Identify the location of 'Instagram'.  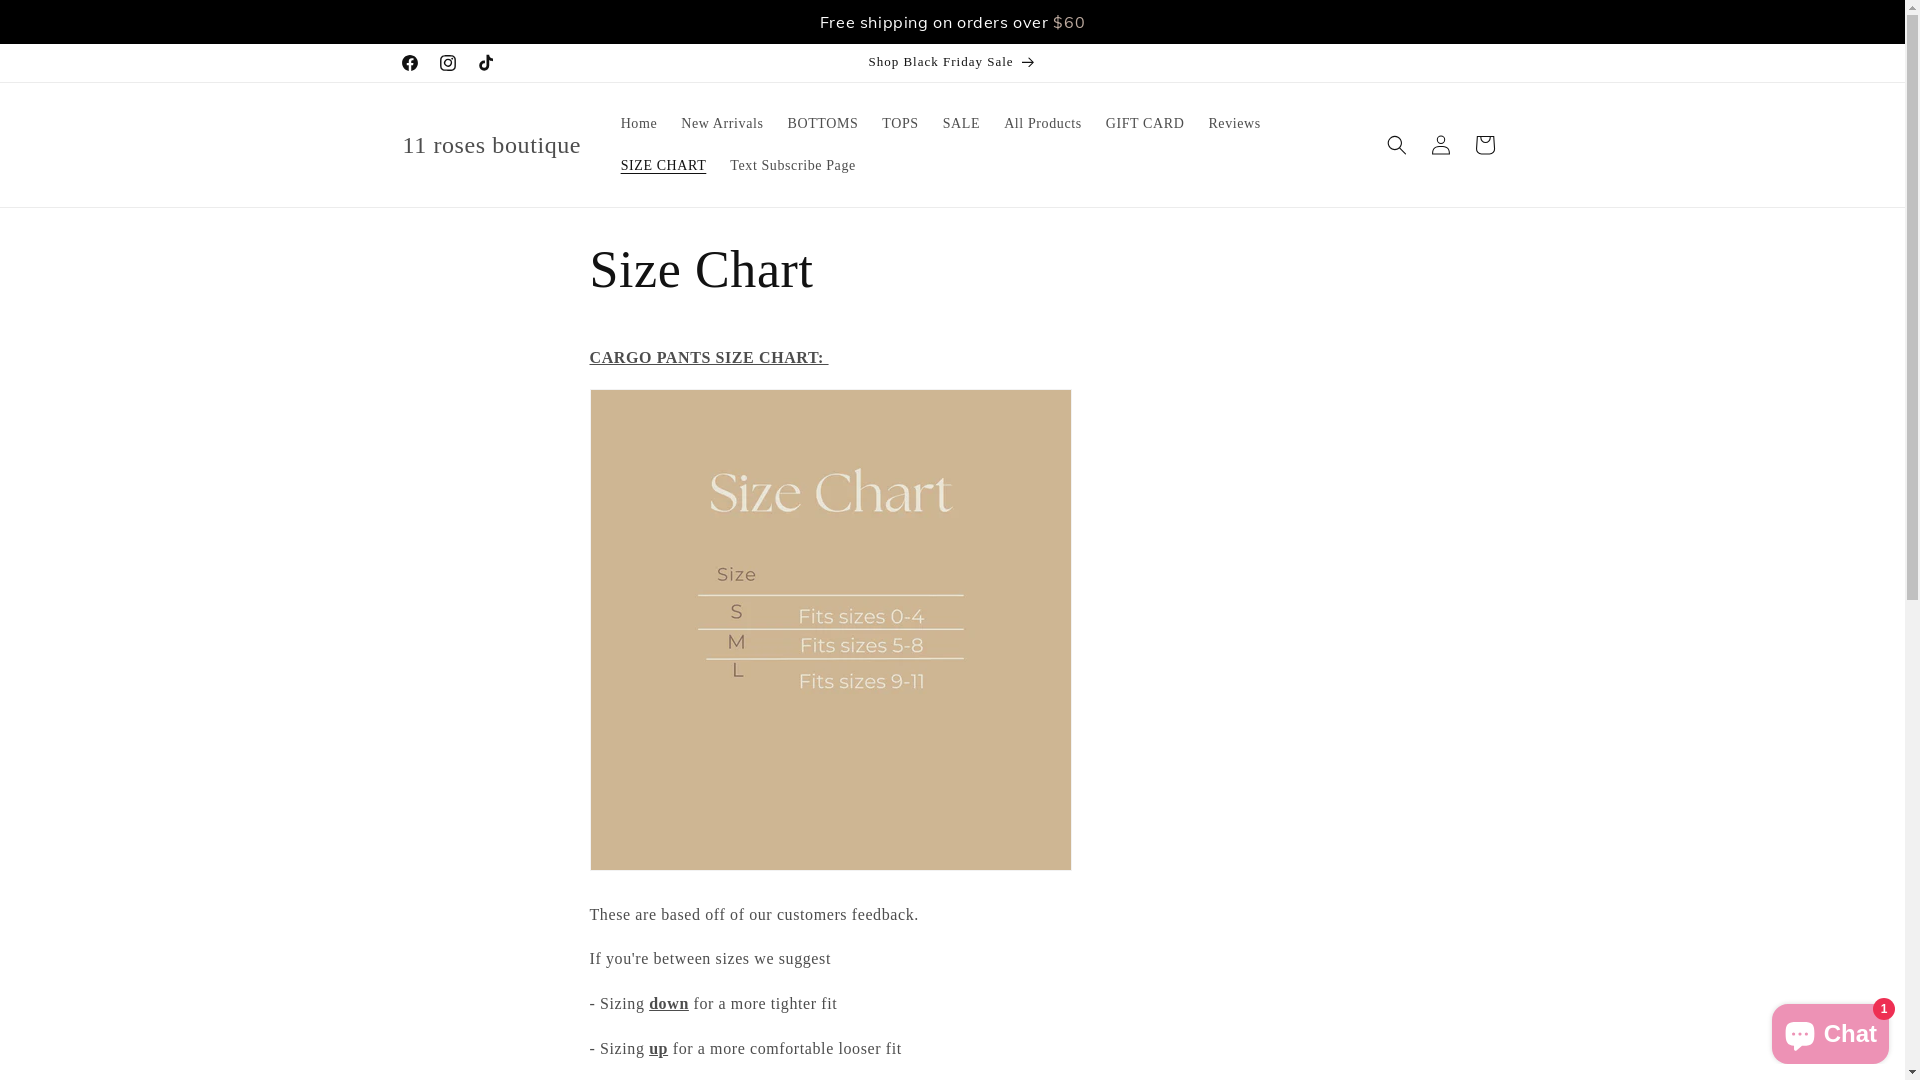
(445, 61).